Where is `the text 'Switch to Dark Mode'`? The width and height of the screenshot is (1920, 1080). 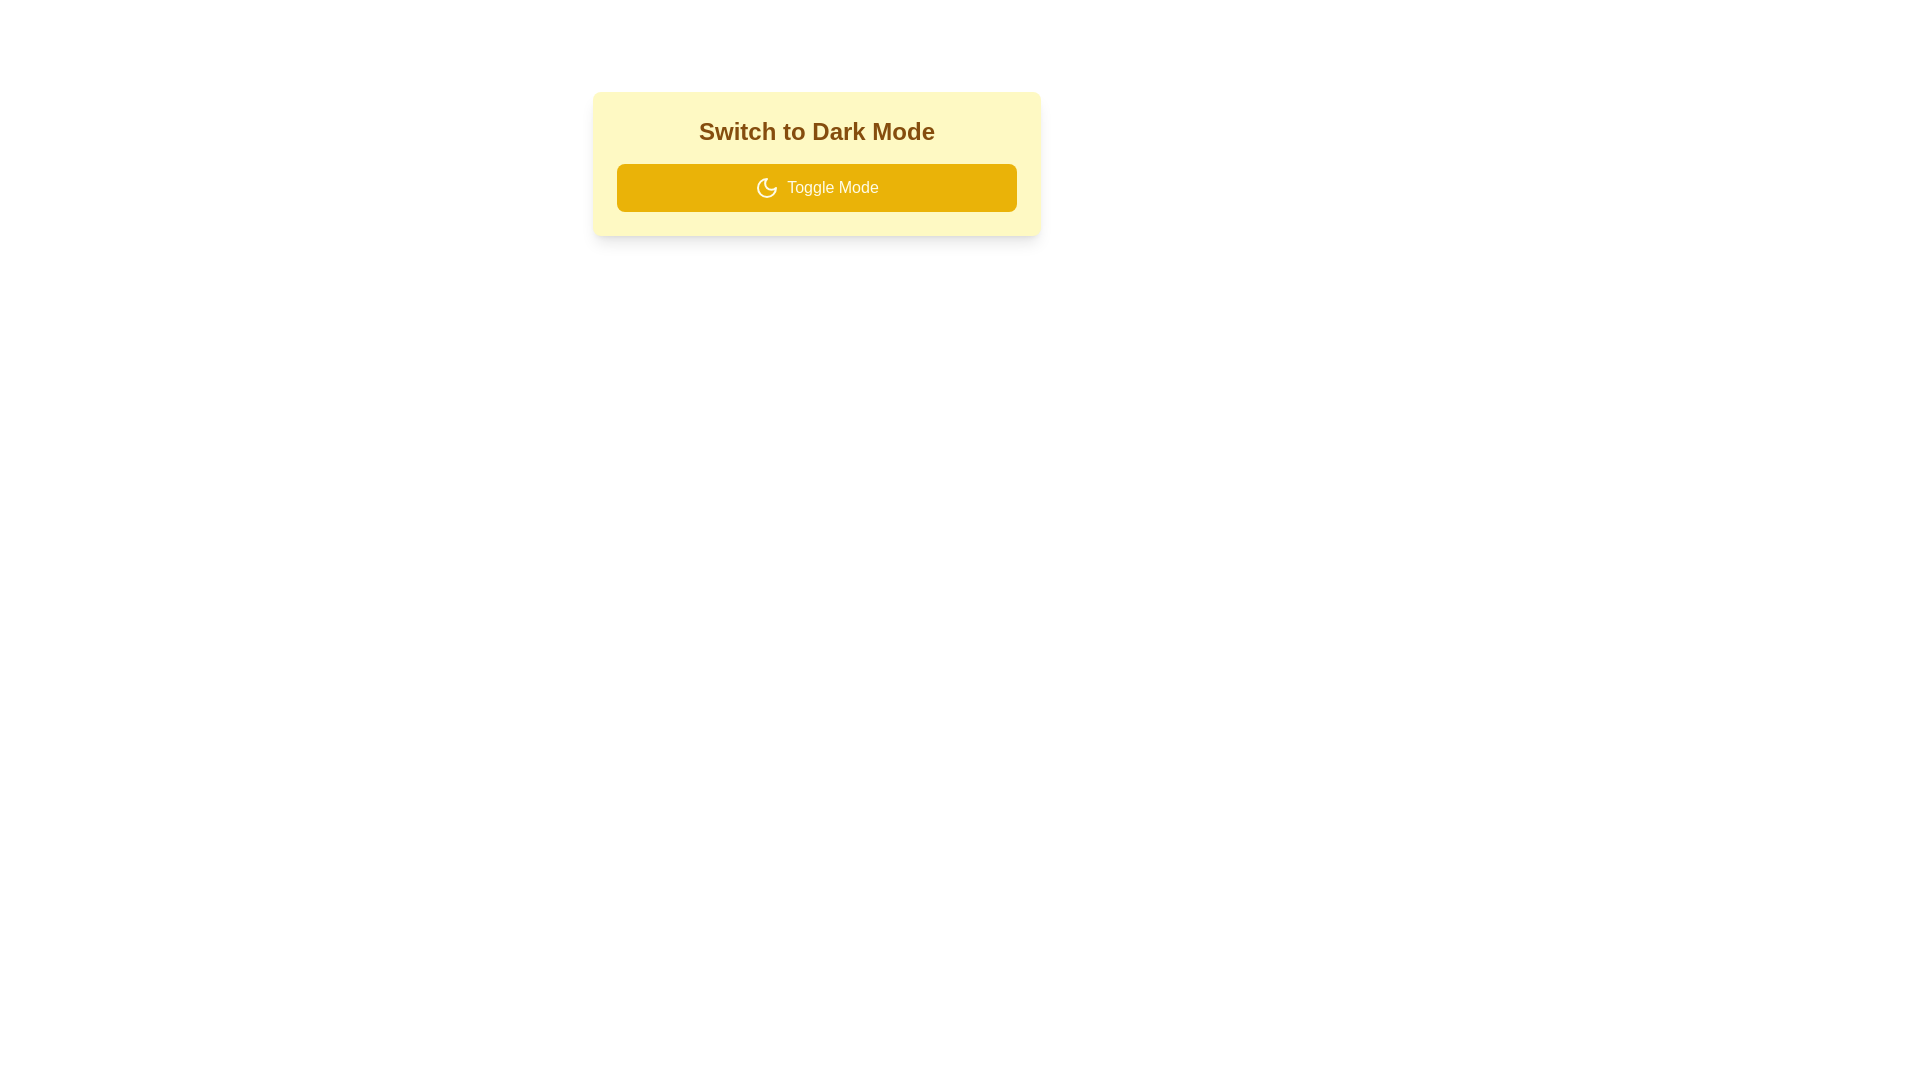 the text 'Switch to Dark Mode' is located at coordinates (816, 131).